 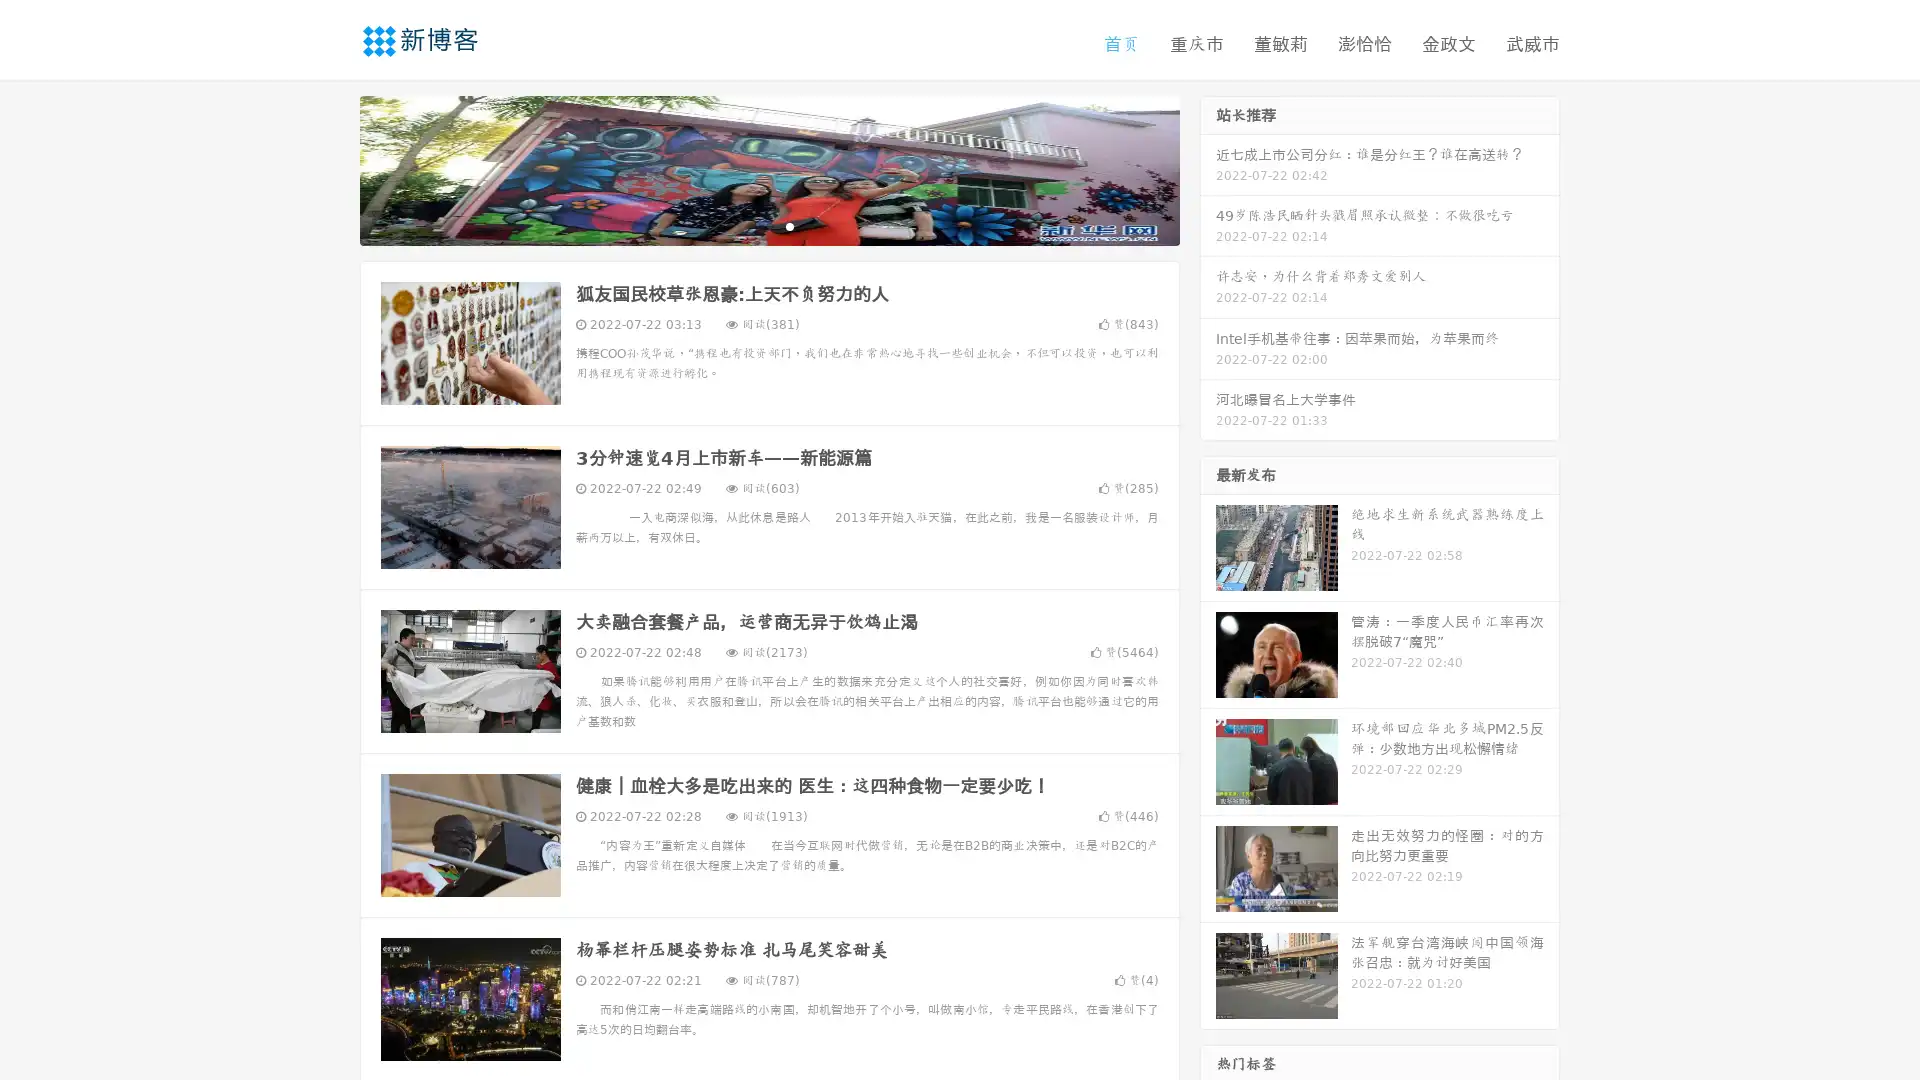 I want to click on Go to slide 3, so click(x=789, y=225).